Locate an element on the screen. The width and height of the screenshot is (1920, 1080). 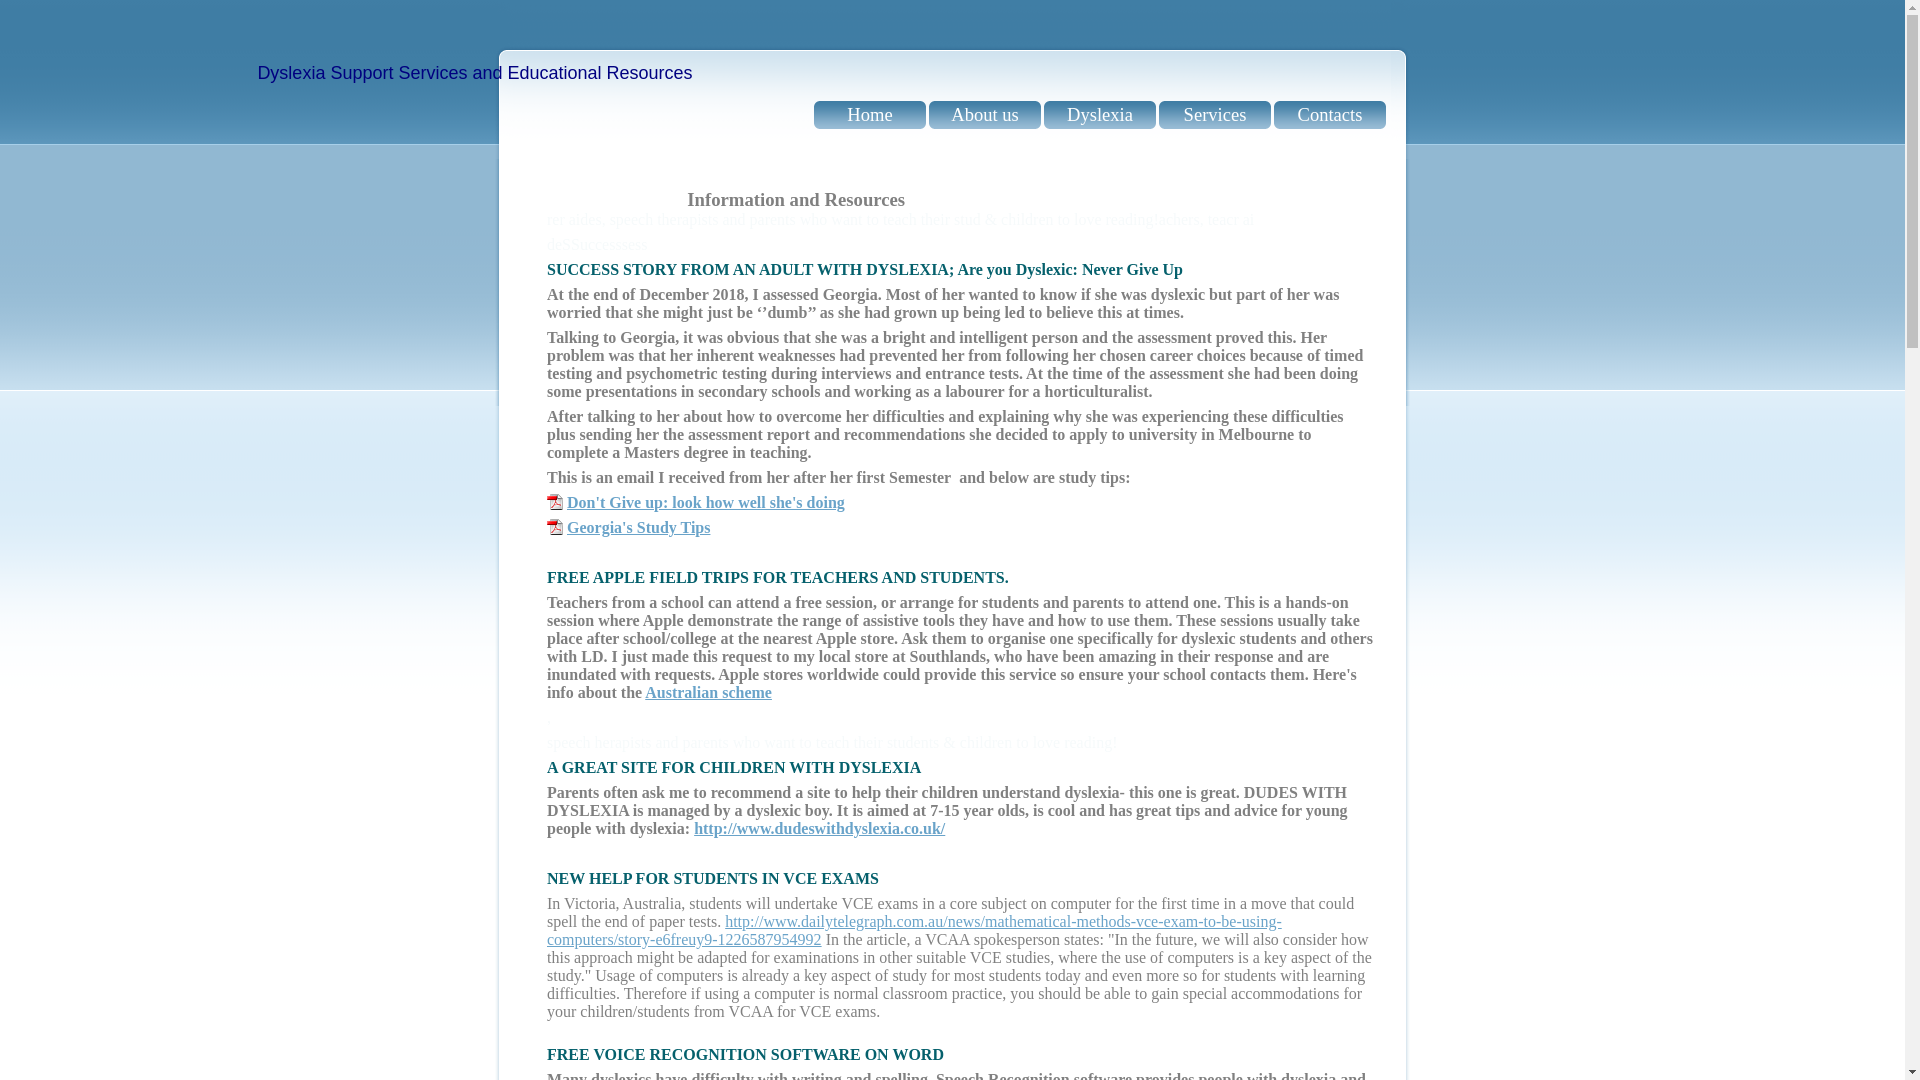
'About us' is located at coordinates (984, 115).